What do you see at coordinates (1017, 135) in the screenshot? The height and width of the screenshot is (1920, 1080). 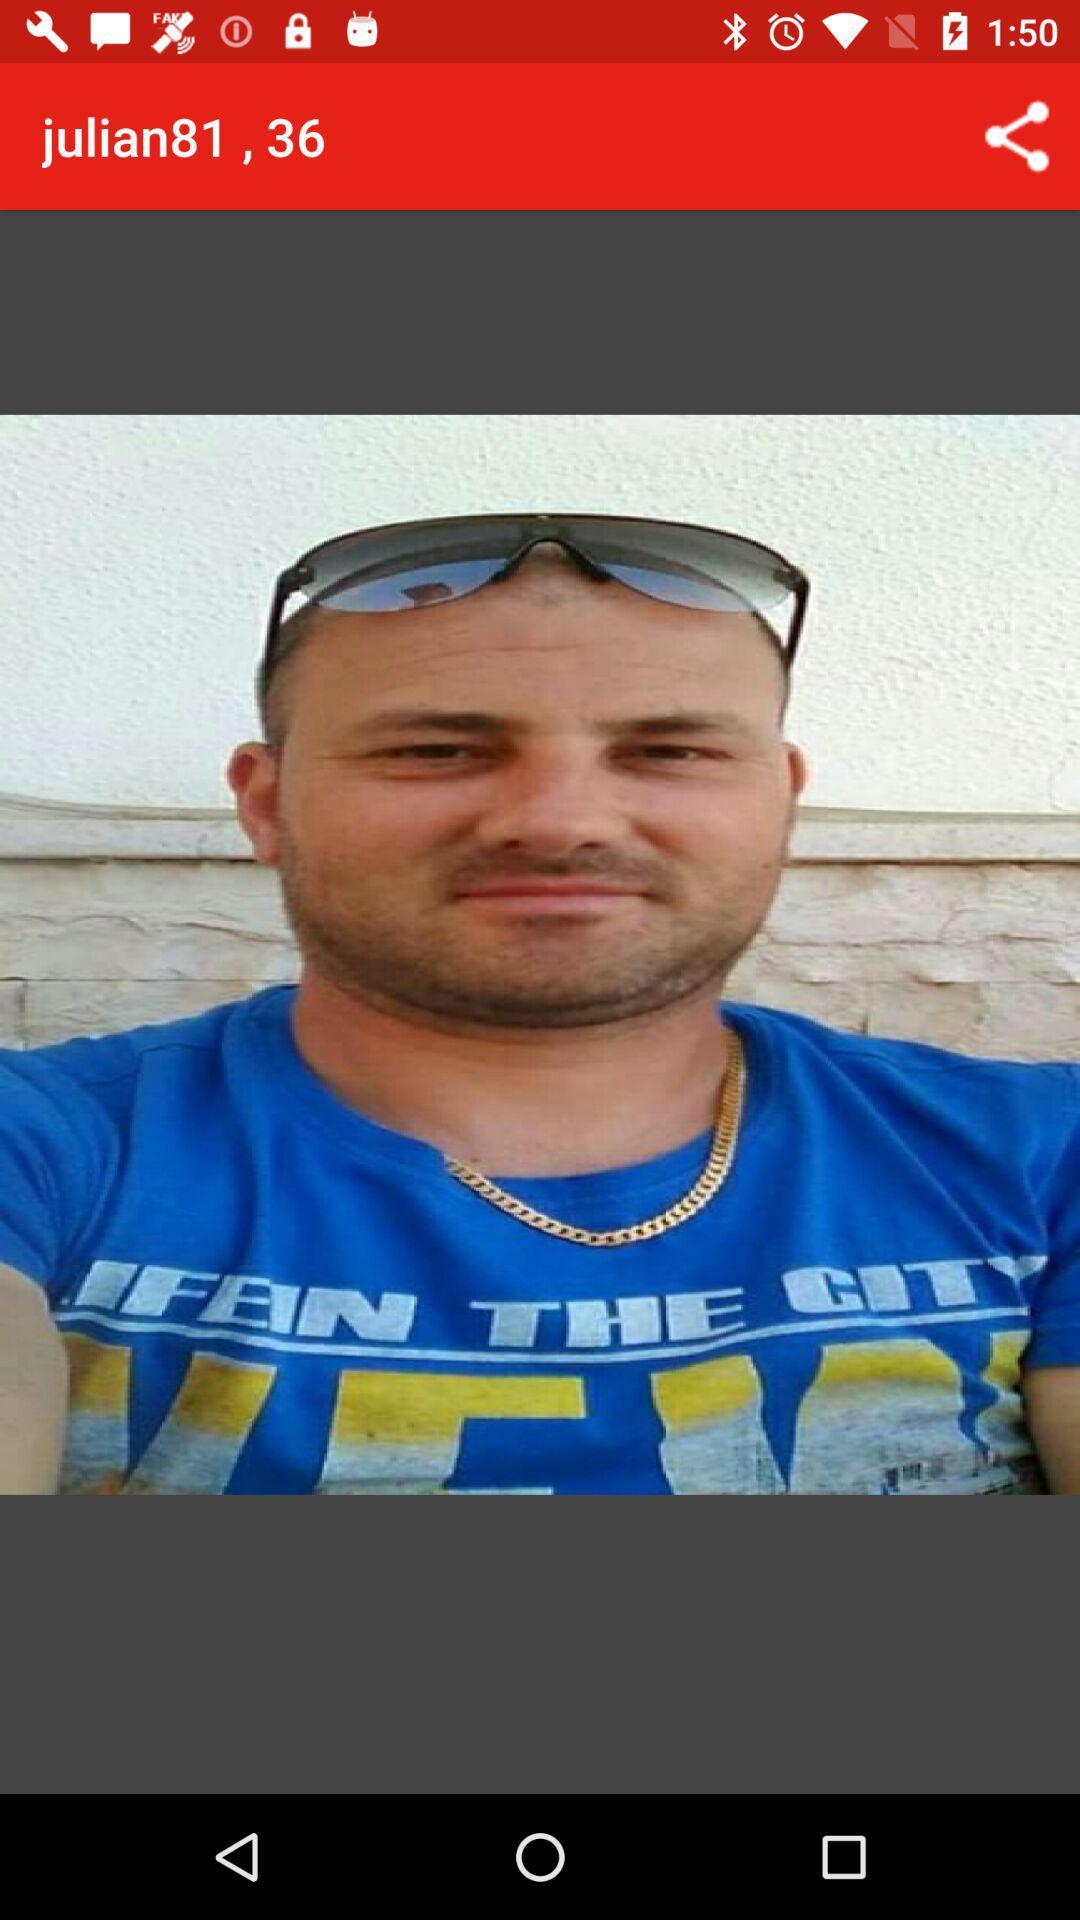 I see `the icon to the right of the julian81 , 36 icon` at bounding box center [1017, 135].